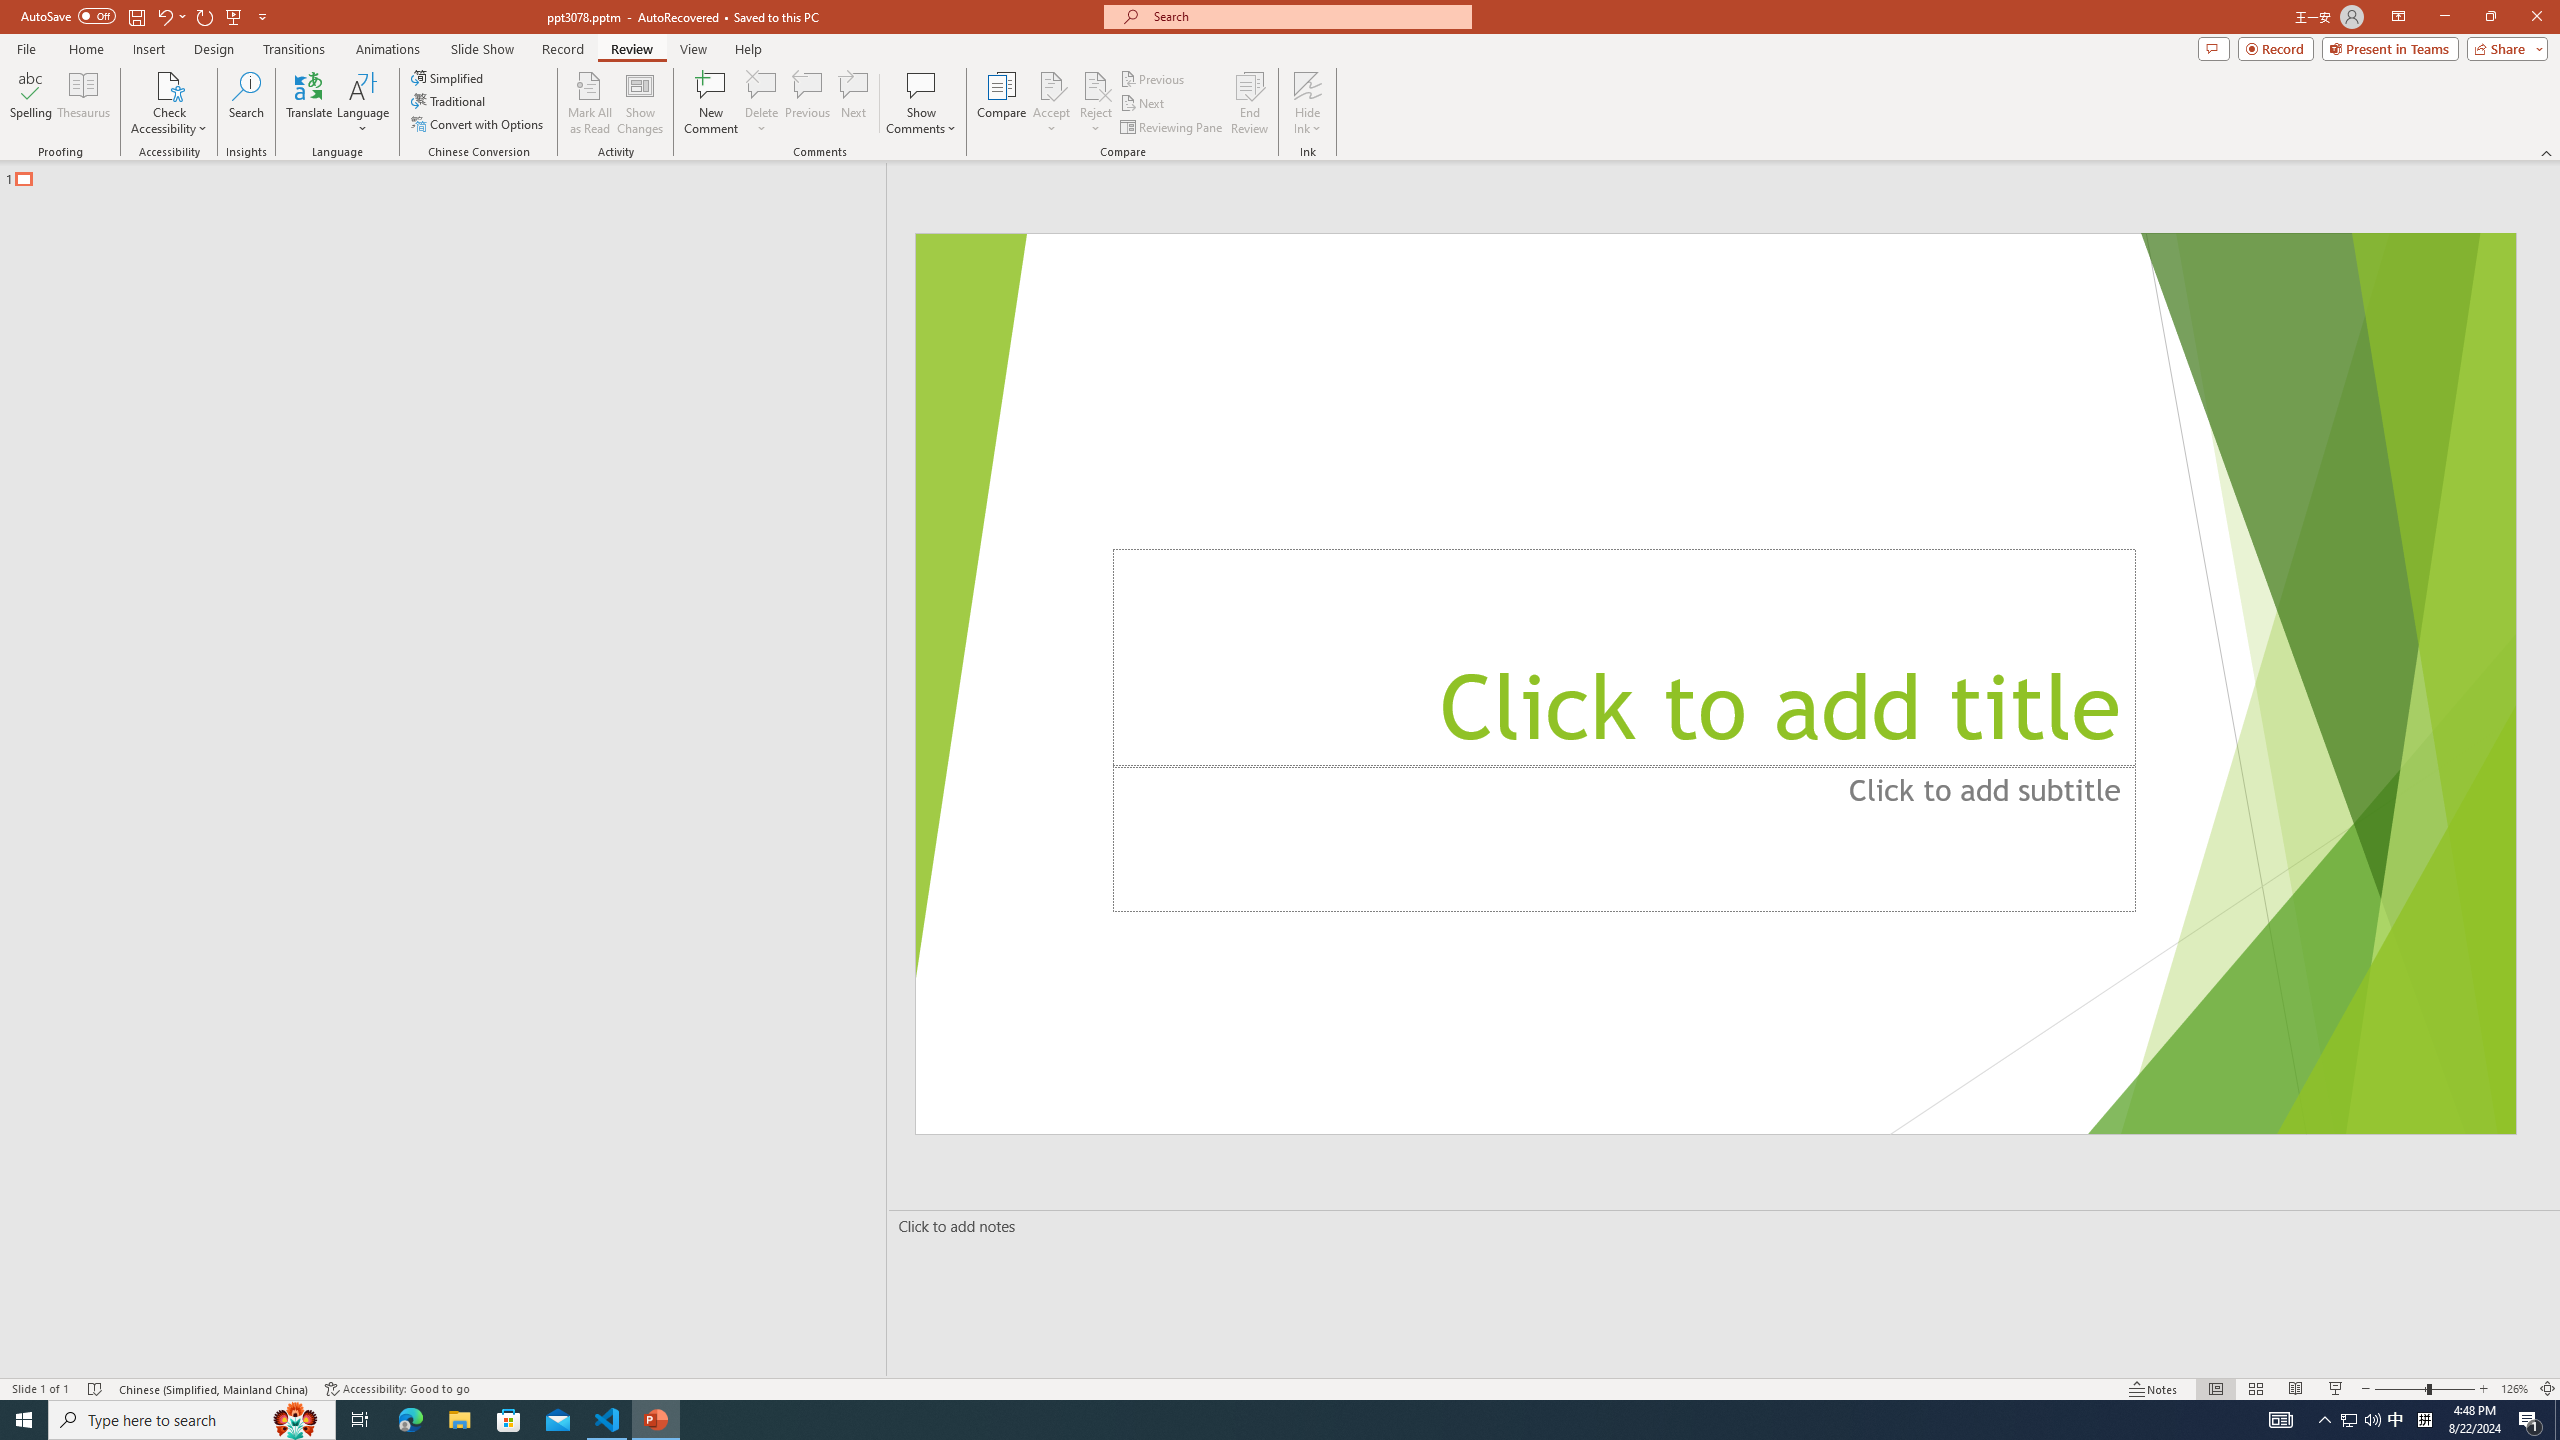 This screenshot has width=2560, height=1440. Describe the element at coordinates (477, 122) in the screenshot. I see `'Convert with Options...'` at that location.